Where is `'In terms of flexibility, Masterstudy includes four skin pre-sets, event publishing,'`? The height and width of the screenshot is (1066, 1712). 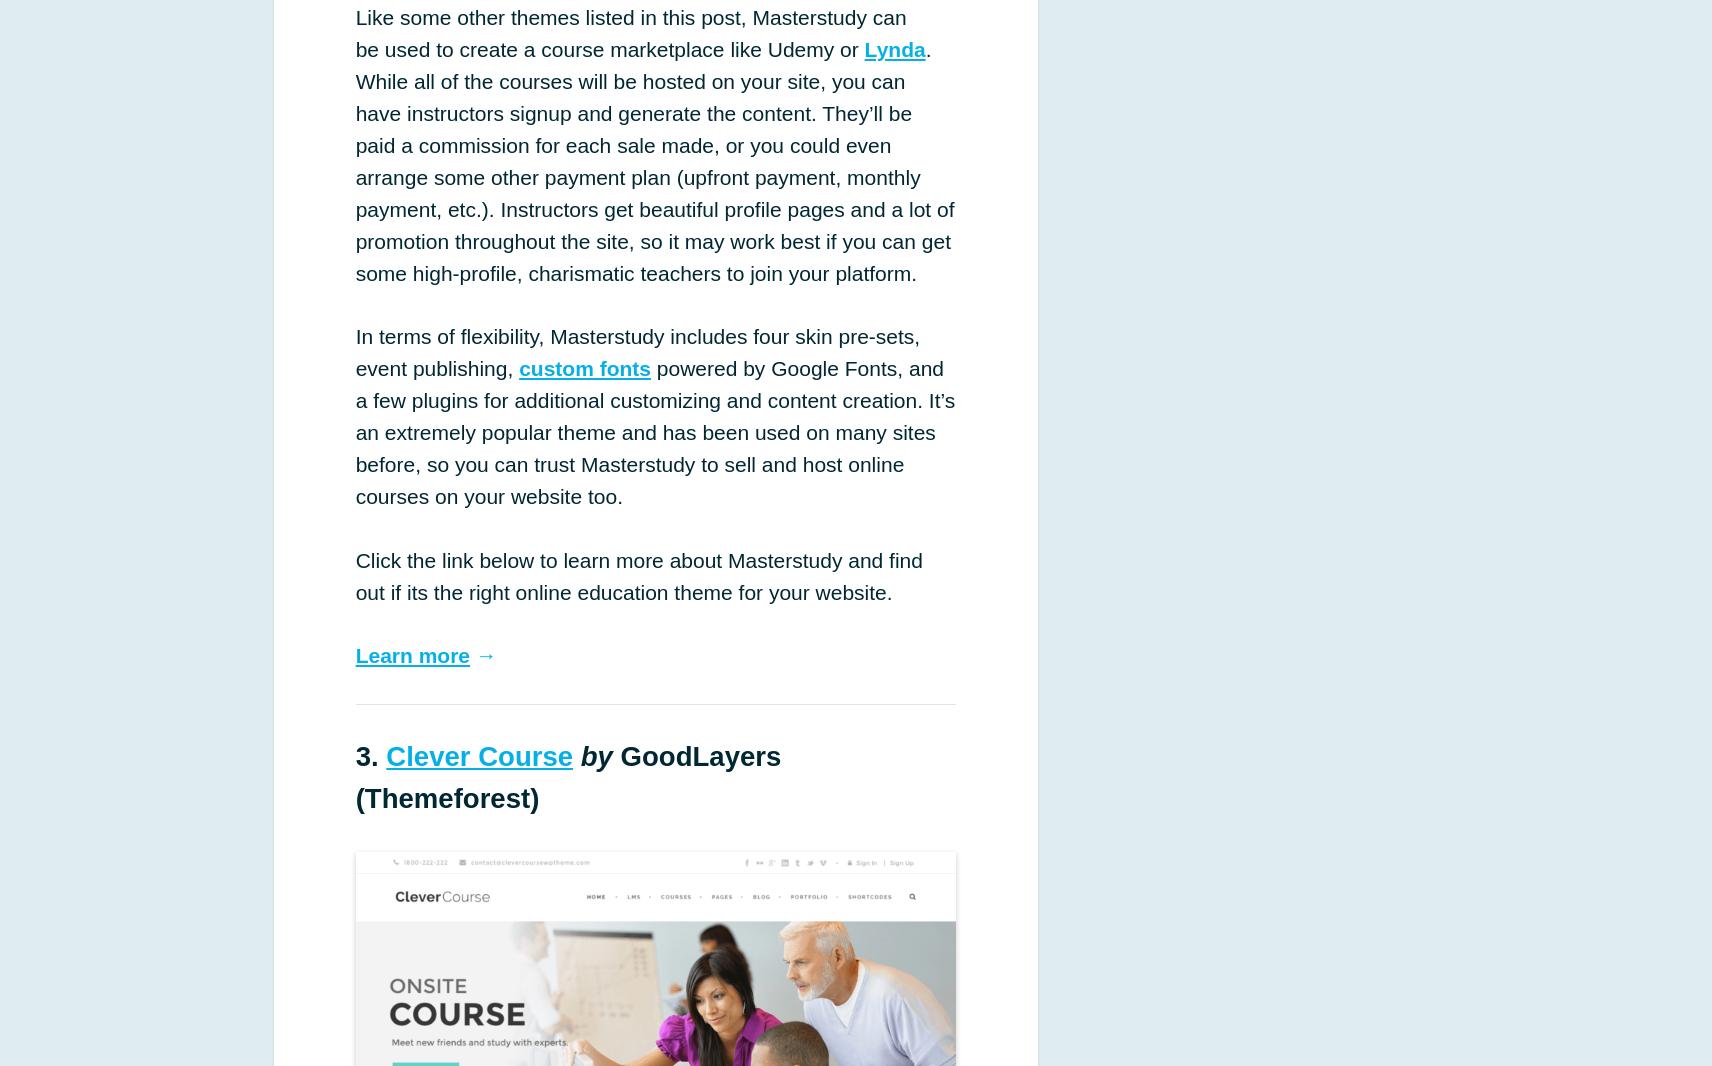 'In terms of flexibility, Masterstudy includes four skin pre-sets, event publishing,' is located at coordinates (636, 352).